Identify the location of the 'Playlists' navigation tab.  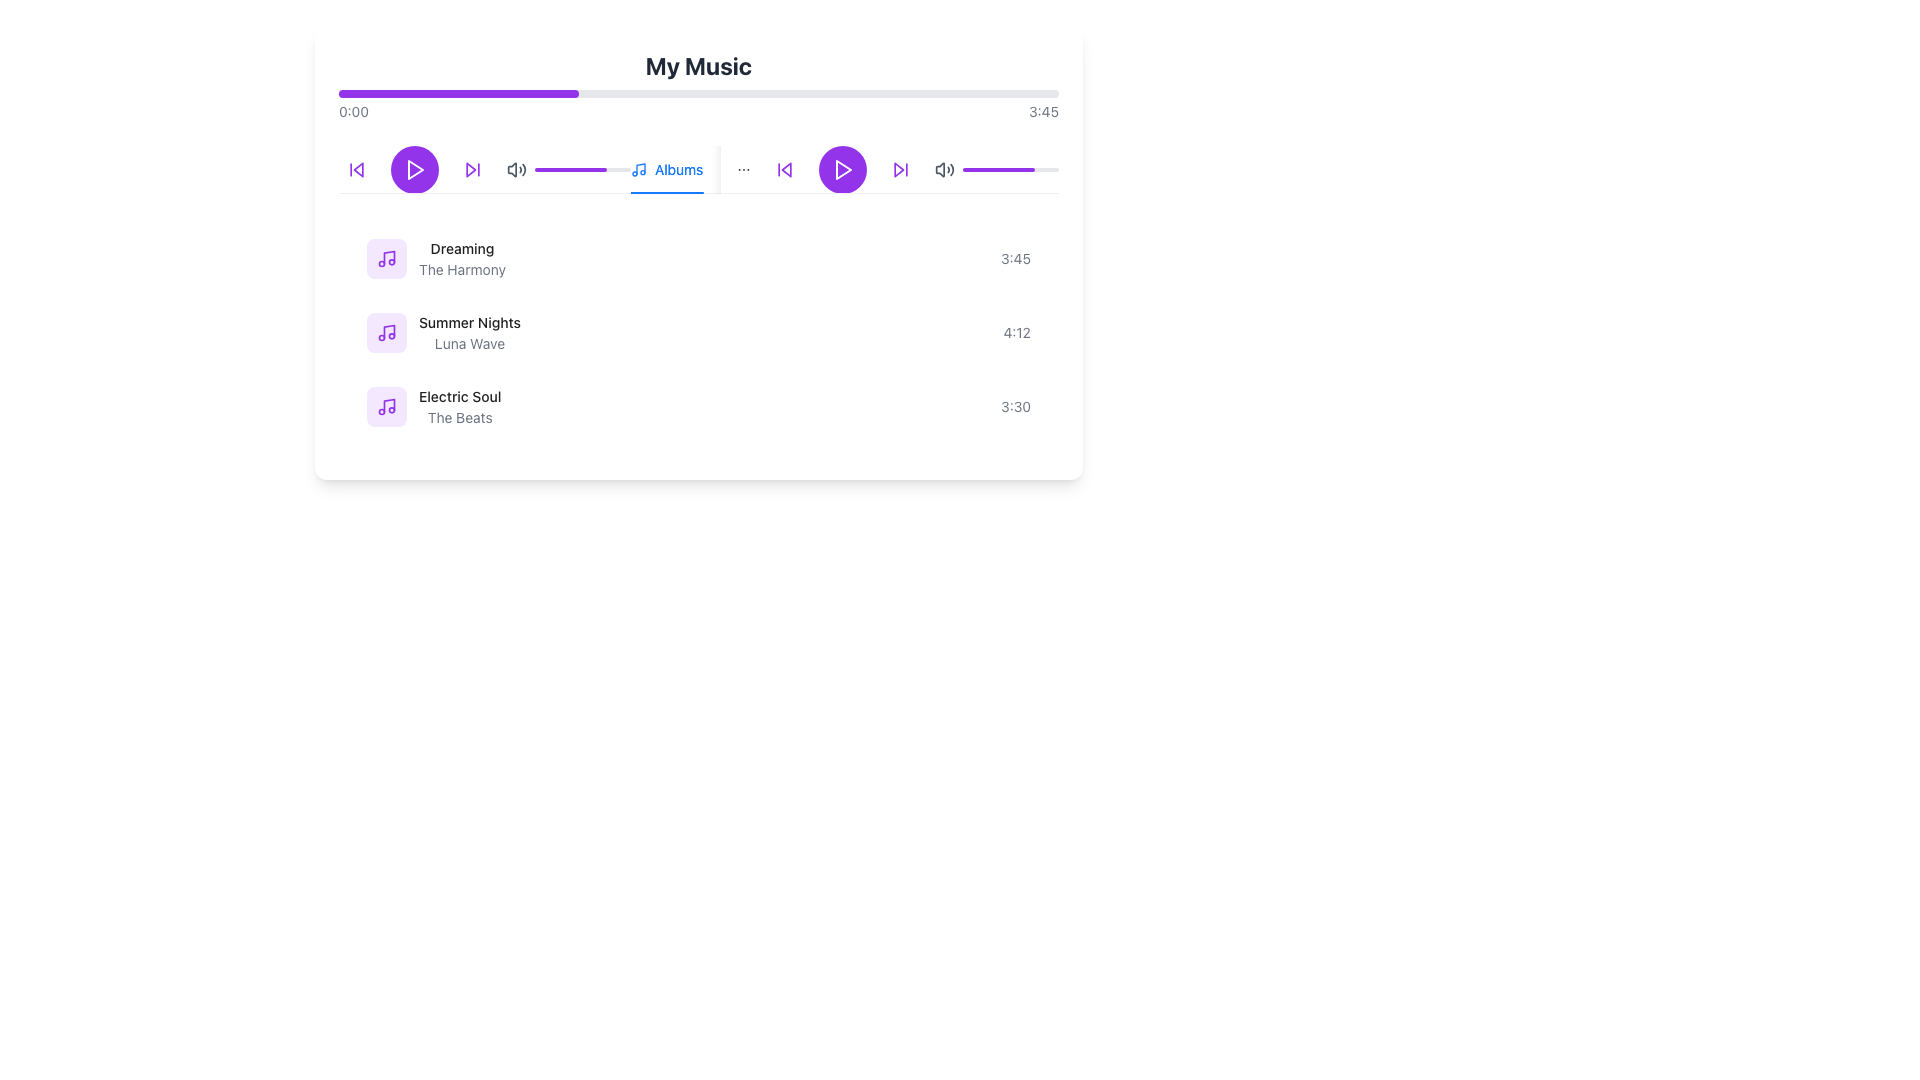
(871, 168).